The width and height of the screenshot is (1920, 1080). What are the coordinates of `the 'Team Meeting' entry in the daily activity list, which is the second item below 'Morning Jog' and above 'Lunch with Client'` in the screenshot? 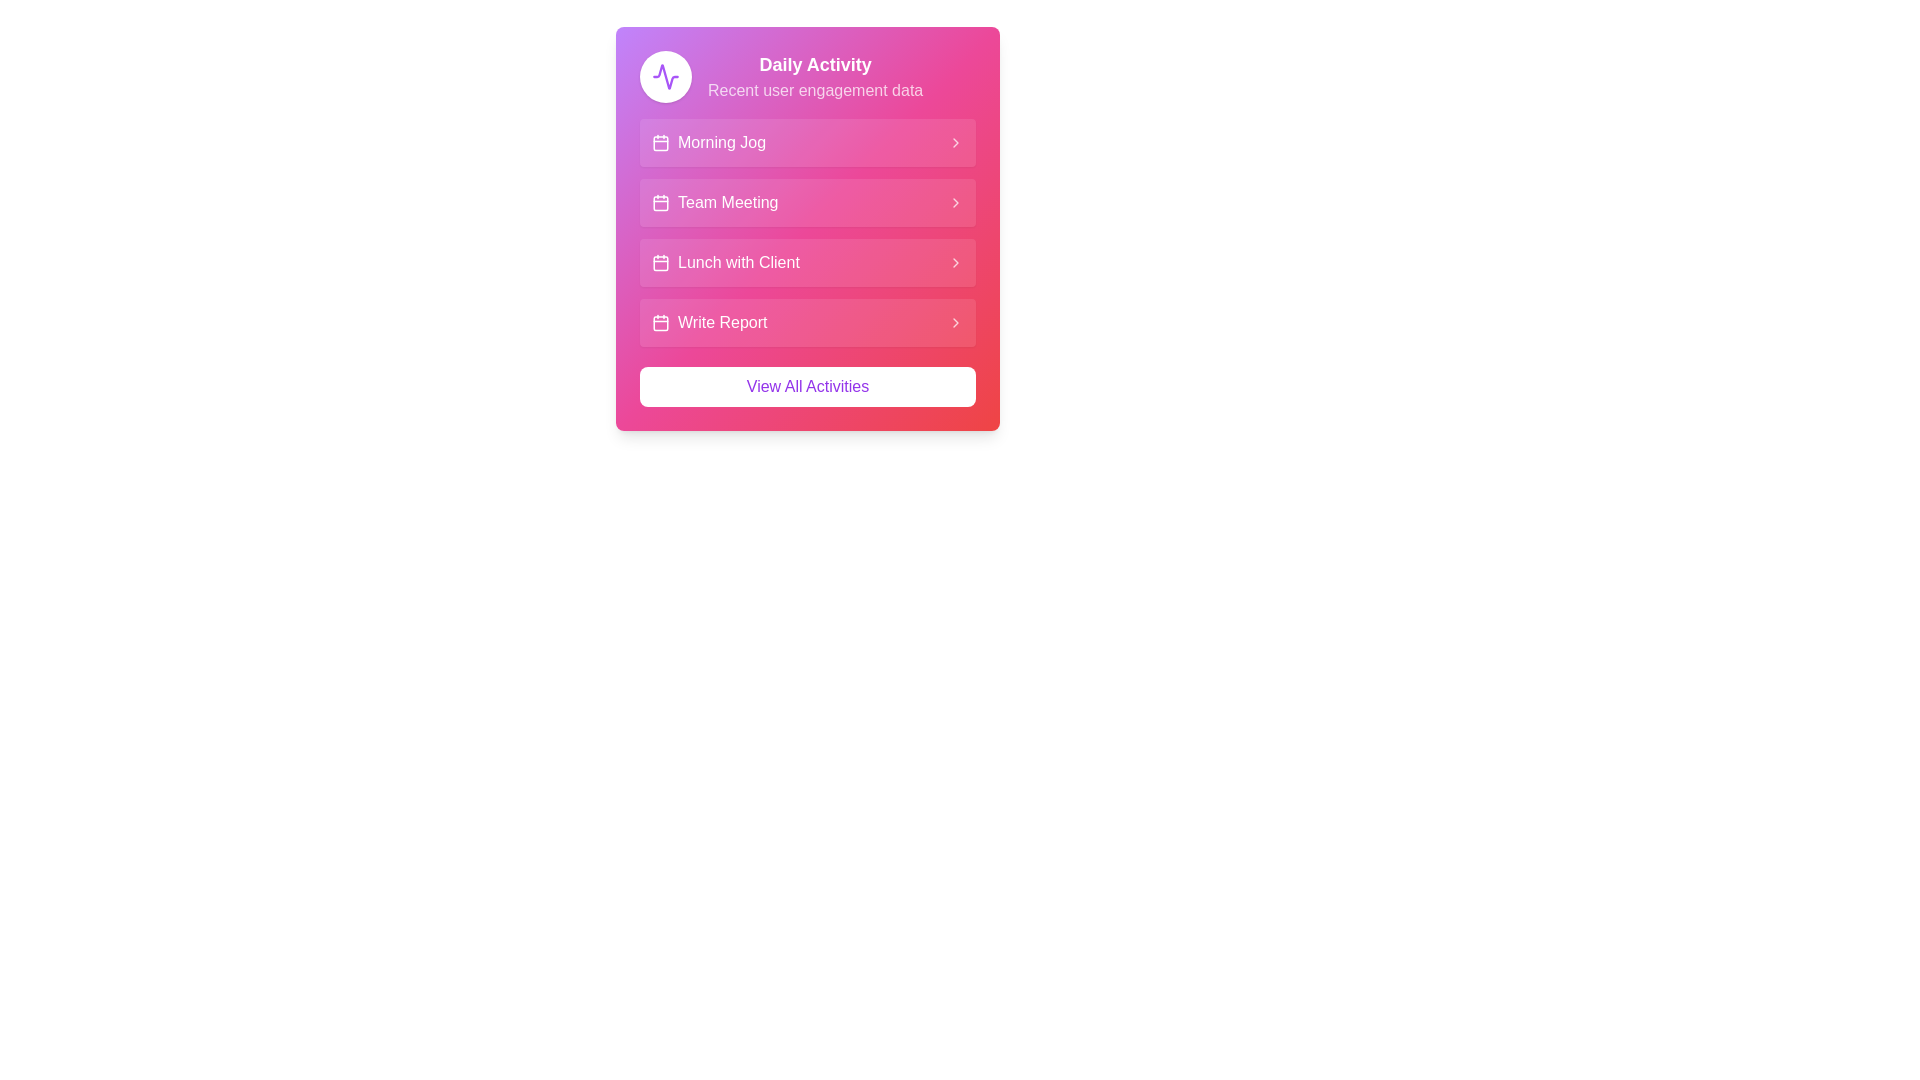 It's located at (715, 203).